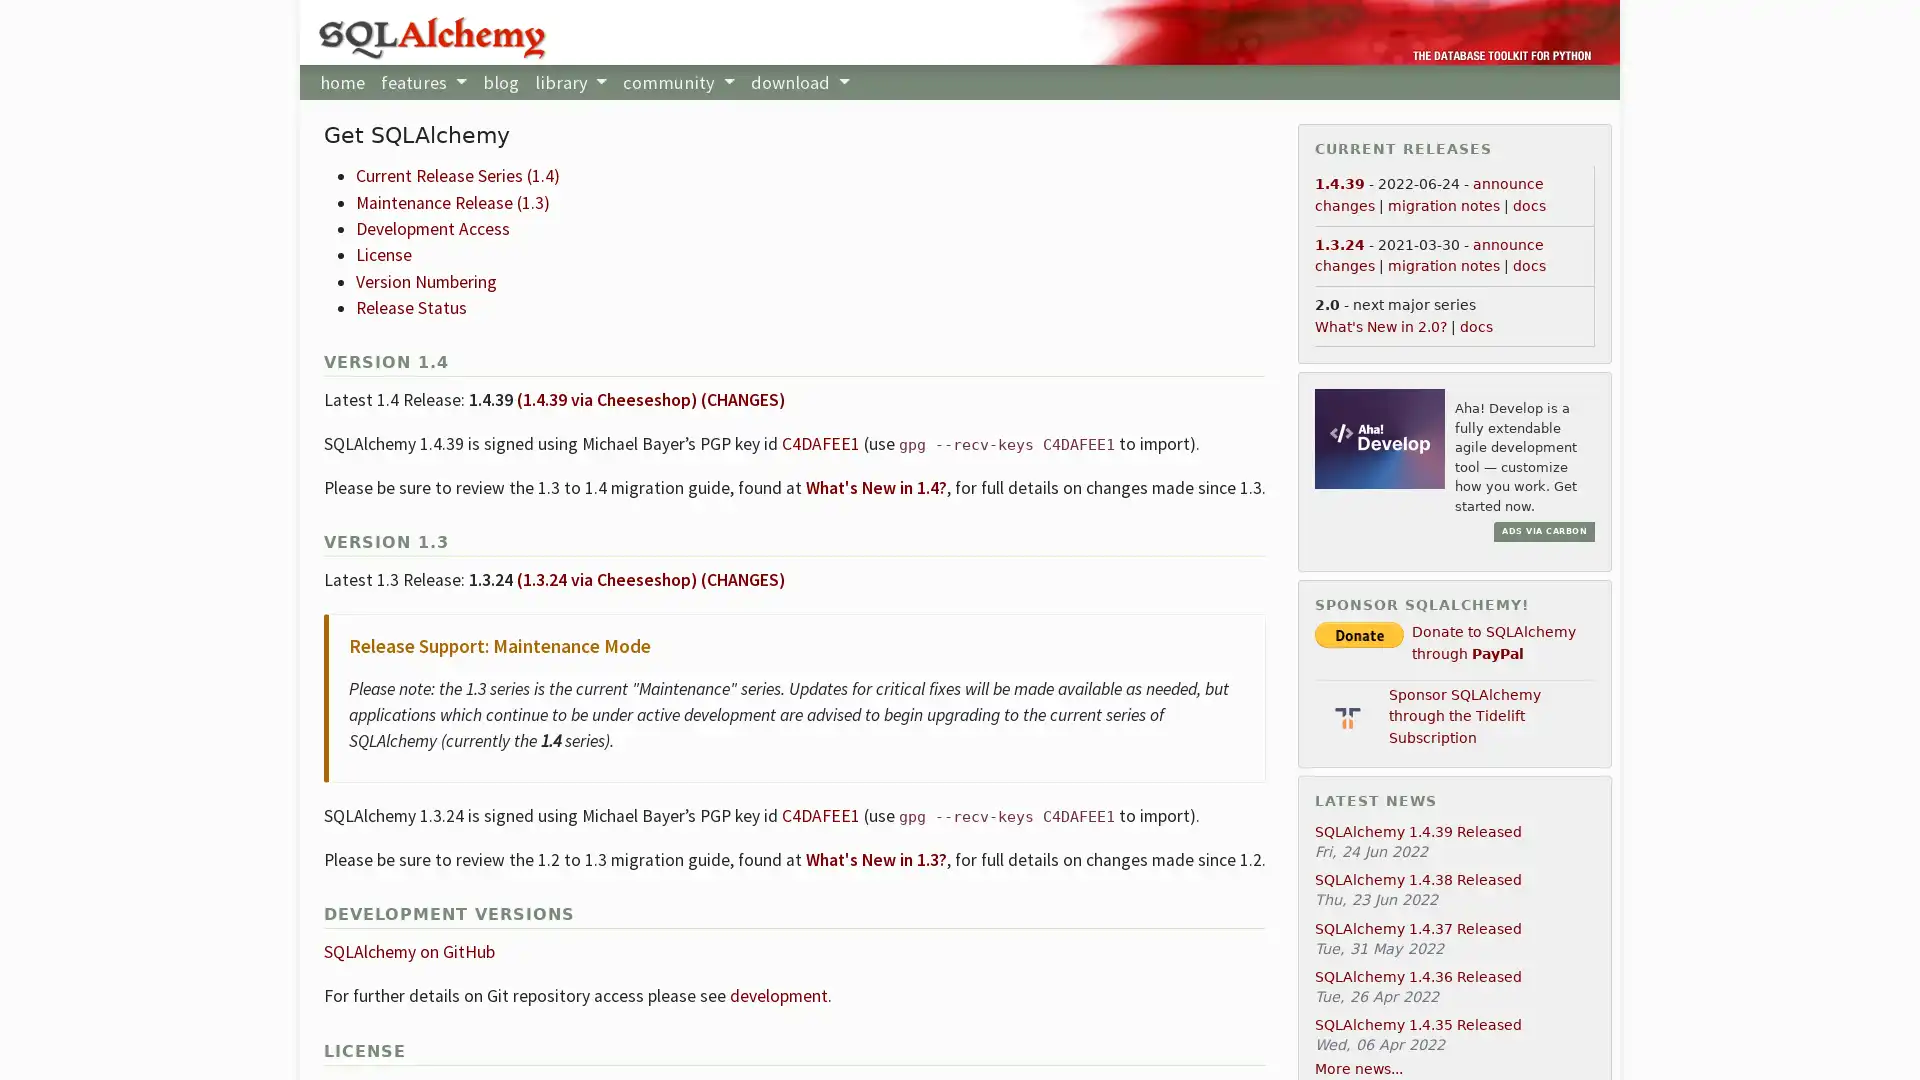  I want to click on download, so click(800, 81).